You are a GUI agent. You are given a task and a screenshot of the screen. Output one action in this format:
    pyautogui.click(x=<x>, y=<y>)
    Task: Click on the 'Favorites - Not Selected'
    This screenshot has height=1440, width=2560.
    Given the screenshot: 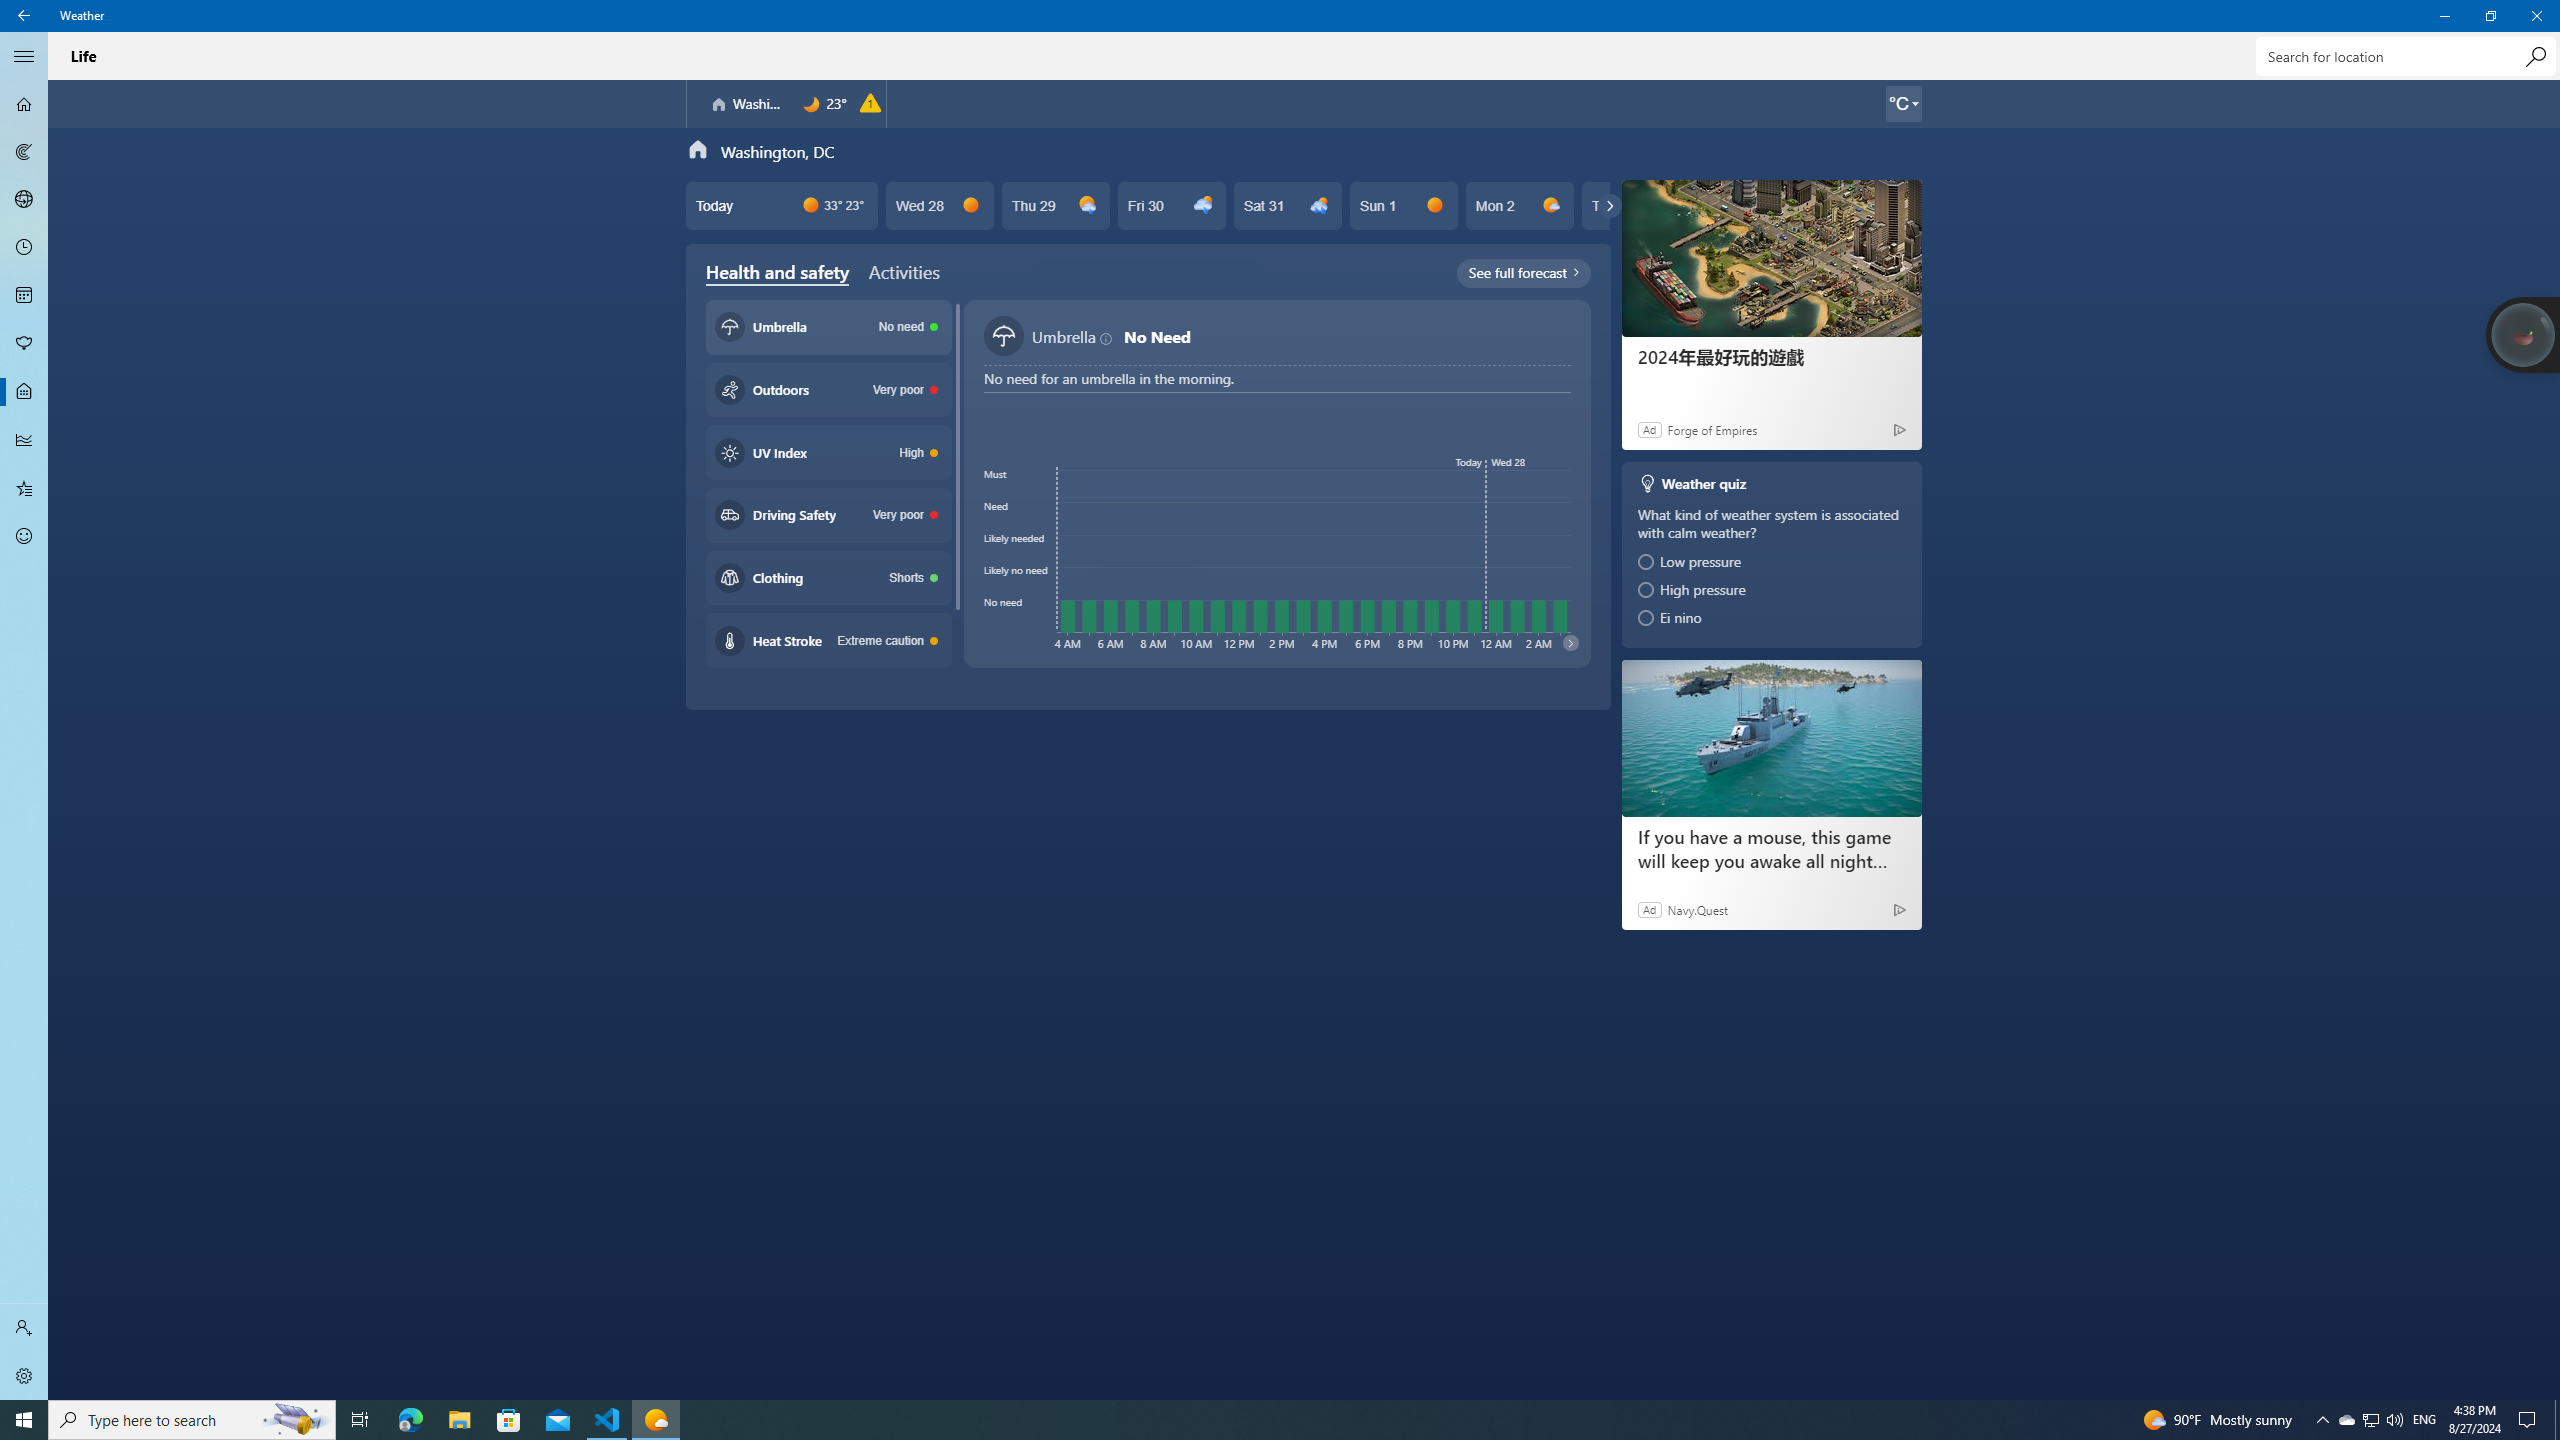 What is the action you would take?
    pyautogui.click(x=24, y=487)
    